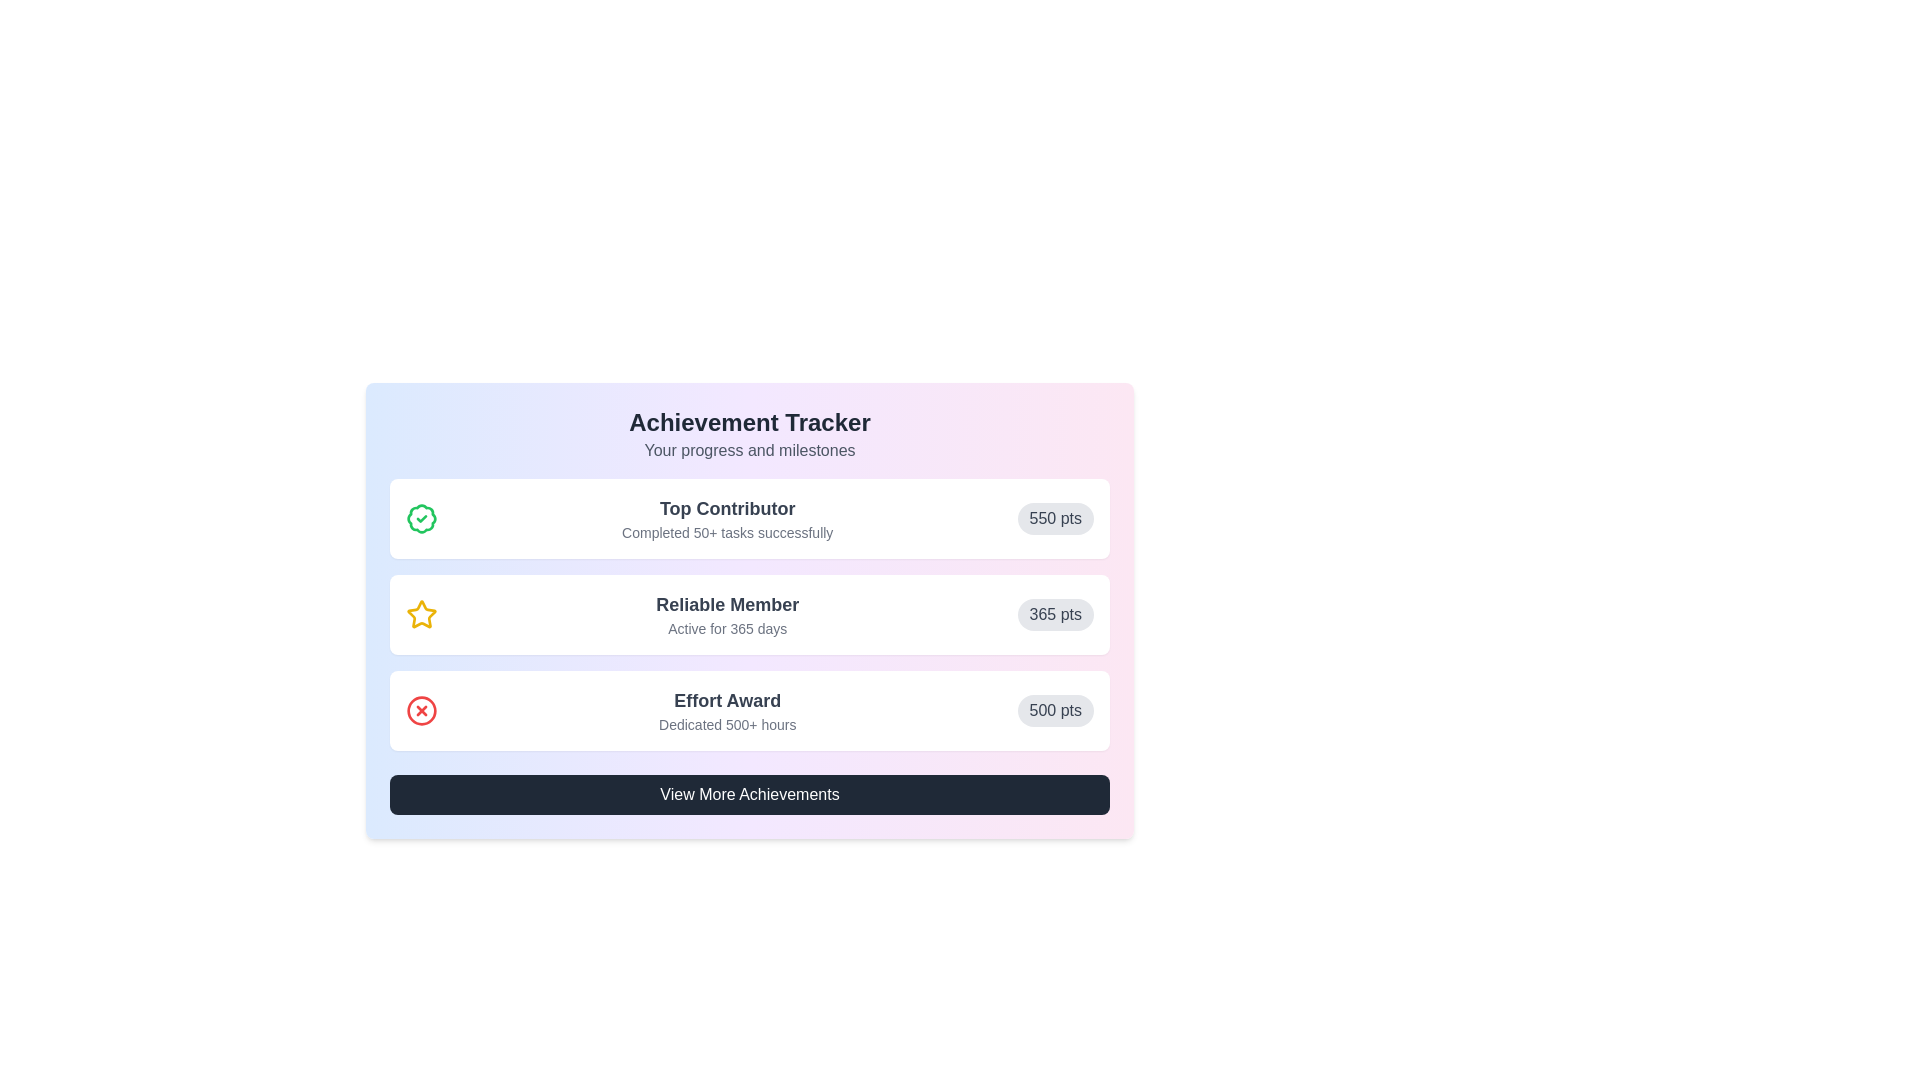 This screenshot has width=1920, height=1080. What do you see at coordinates (421, 613) in the screenshot?
I see `the star-shaped icon with a gold stroke and hollow center, part of the 'Reliable Member' achievement item, positioned above the text 'Reliable Member' and 'Active for 365 days'` at bounding box center [421, 613].